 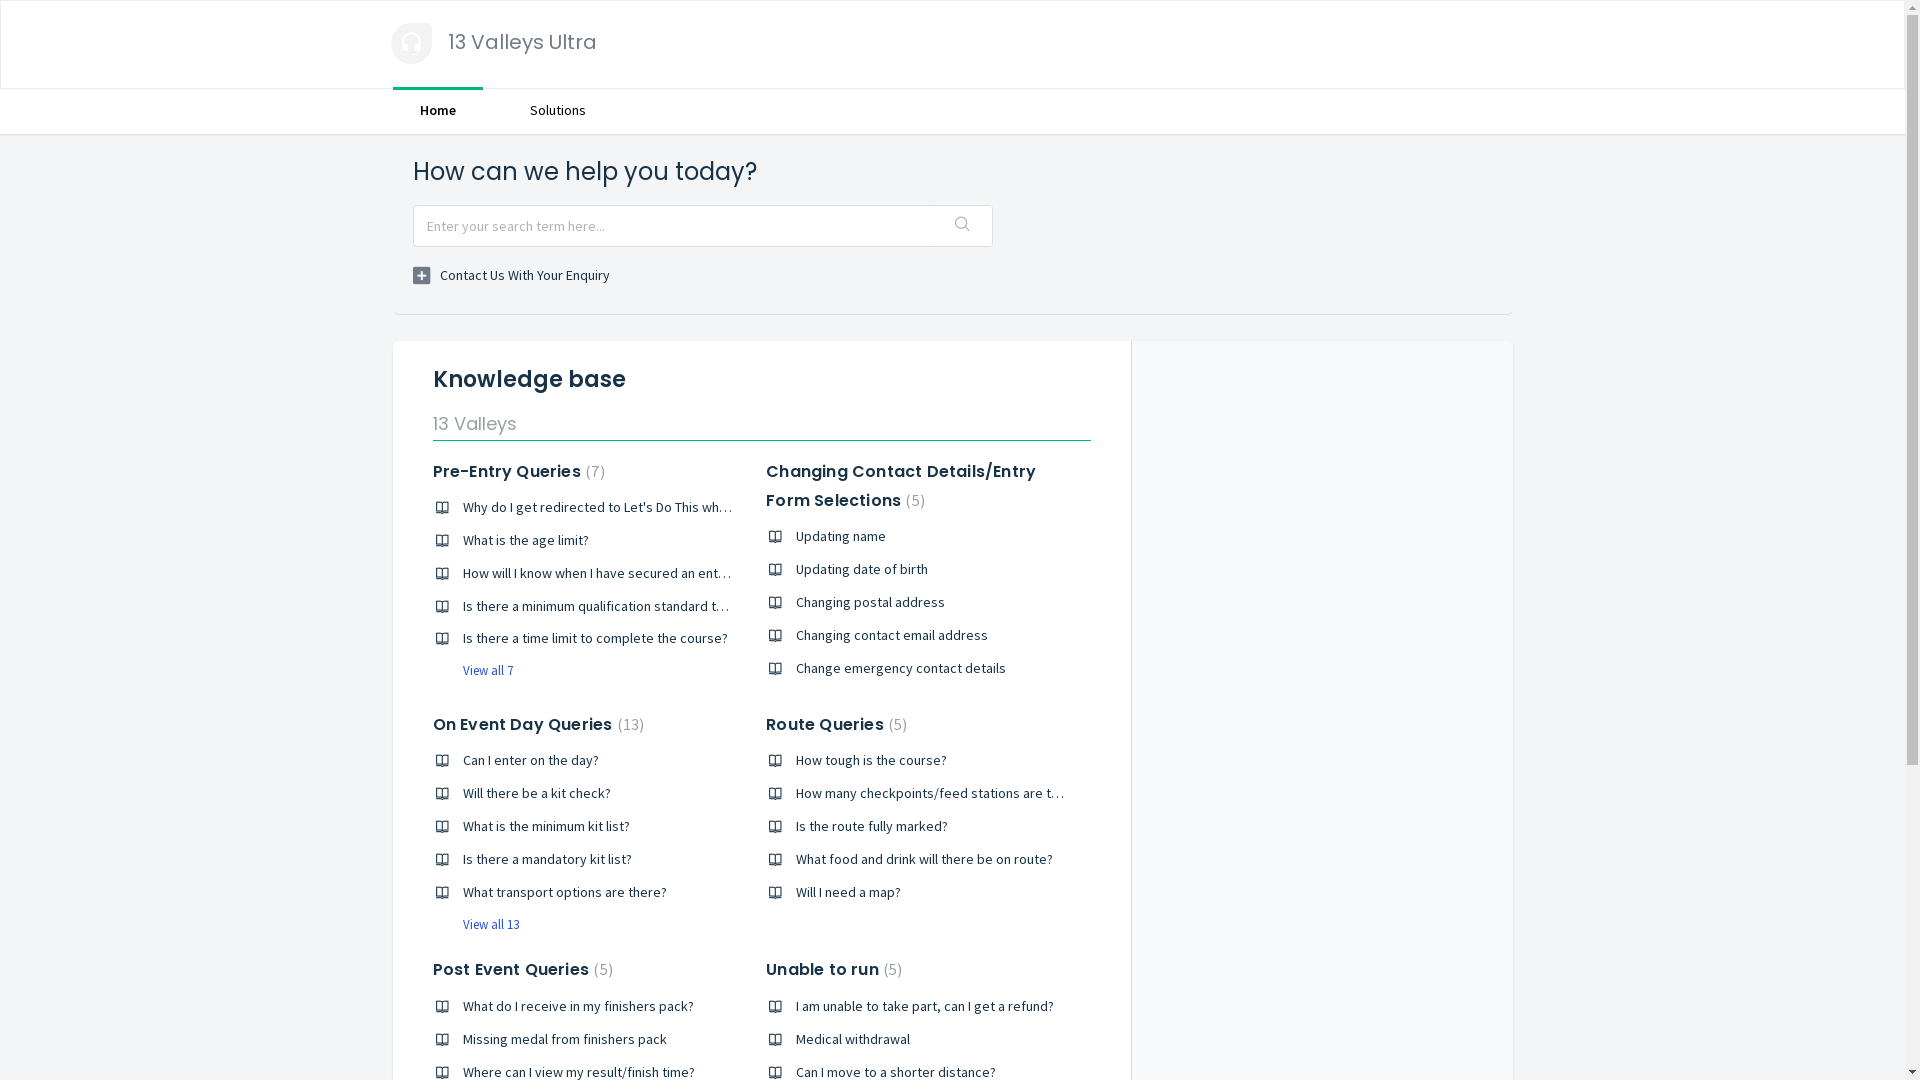 What do you see at coordinates (836, 724) in the screenshot?
I see `'Route Queries 5'` at bounding box center [836, 724].